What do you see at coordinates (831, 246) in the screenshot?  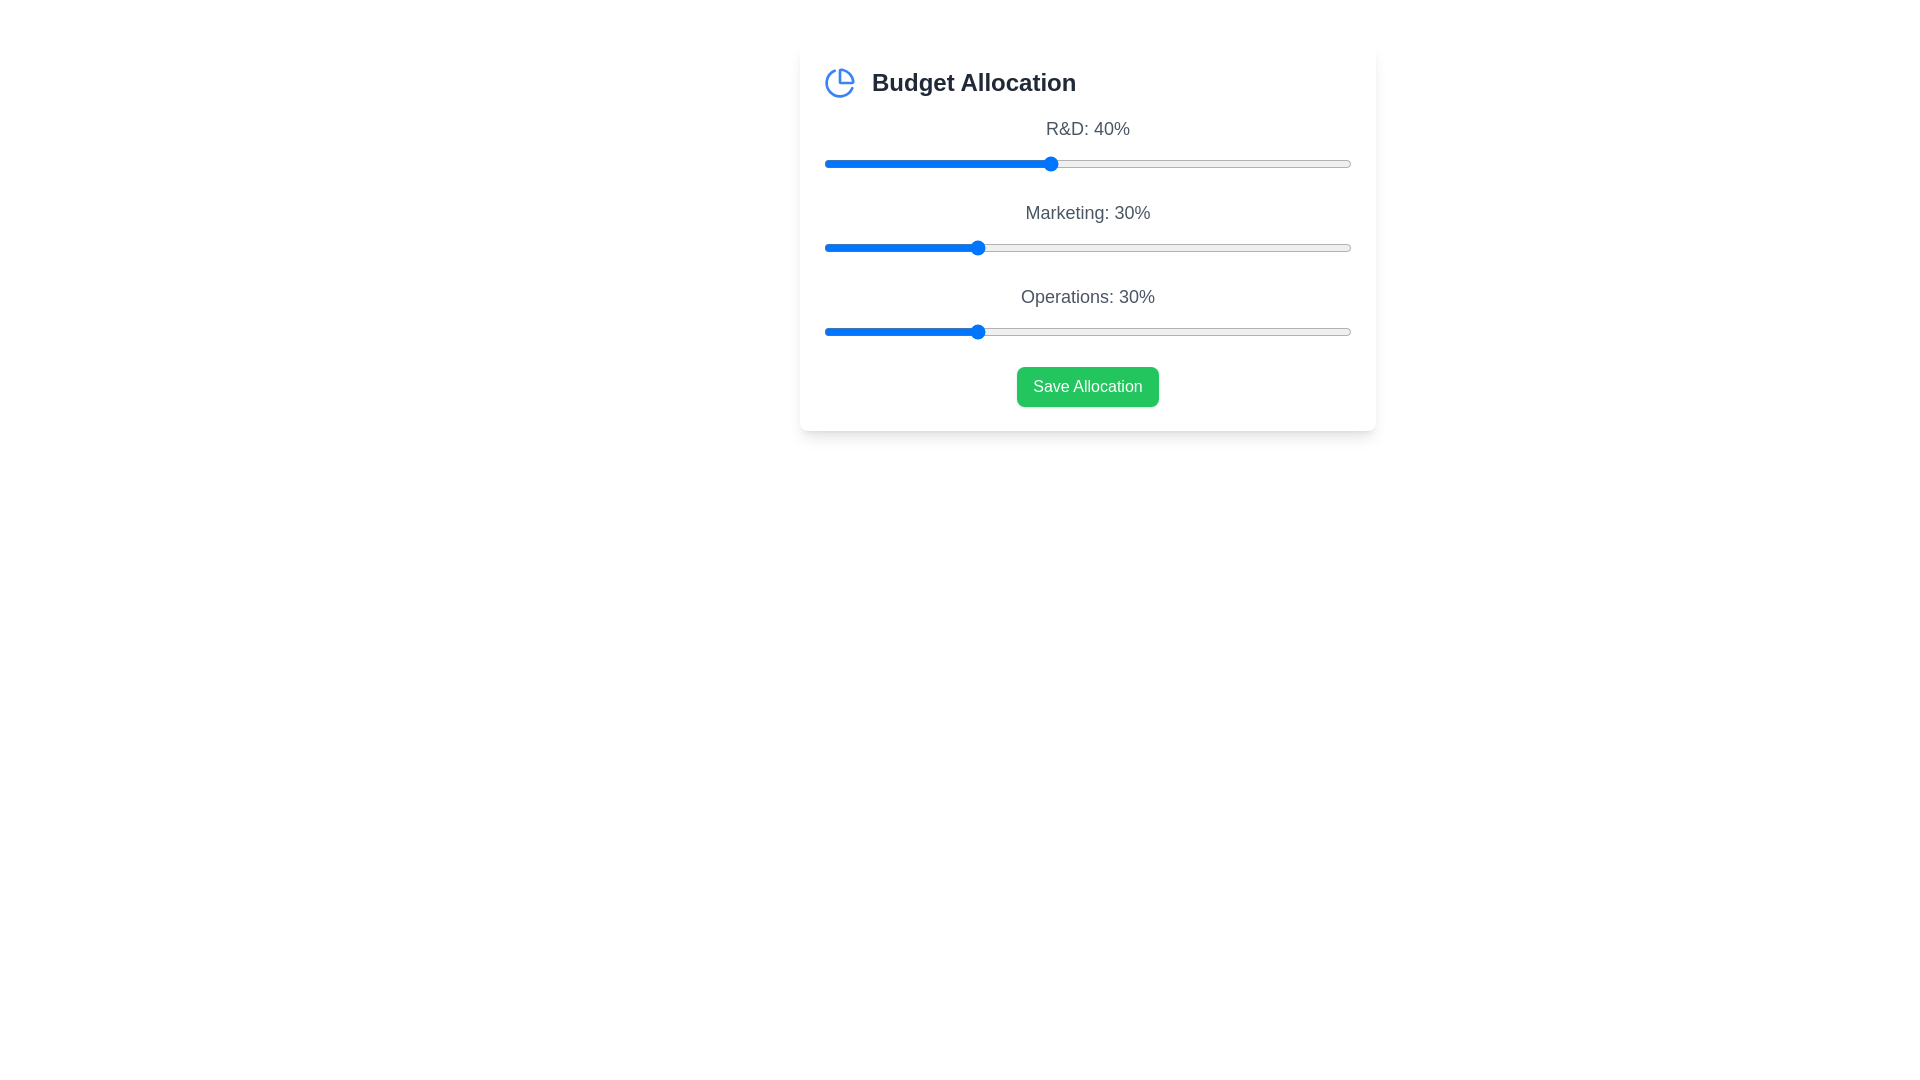 I see `the 'Marketing' slider to allocate 11% budget` at bounding box center [831, 246].